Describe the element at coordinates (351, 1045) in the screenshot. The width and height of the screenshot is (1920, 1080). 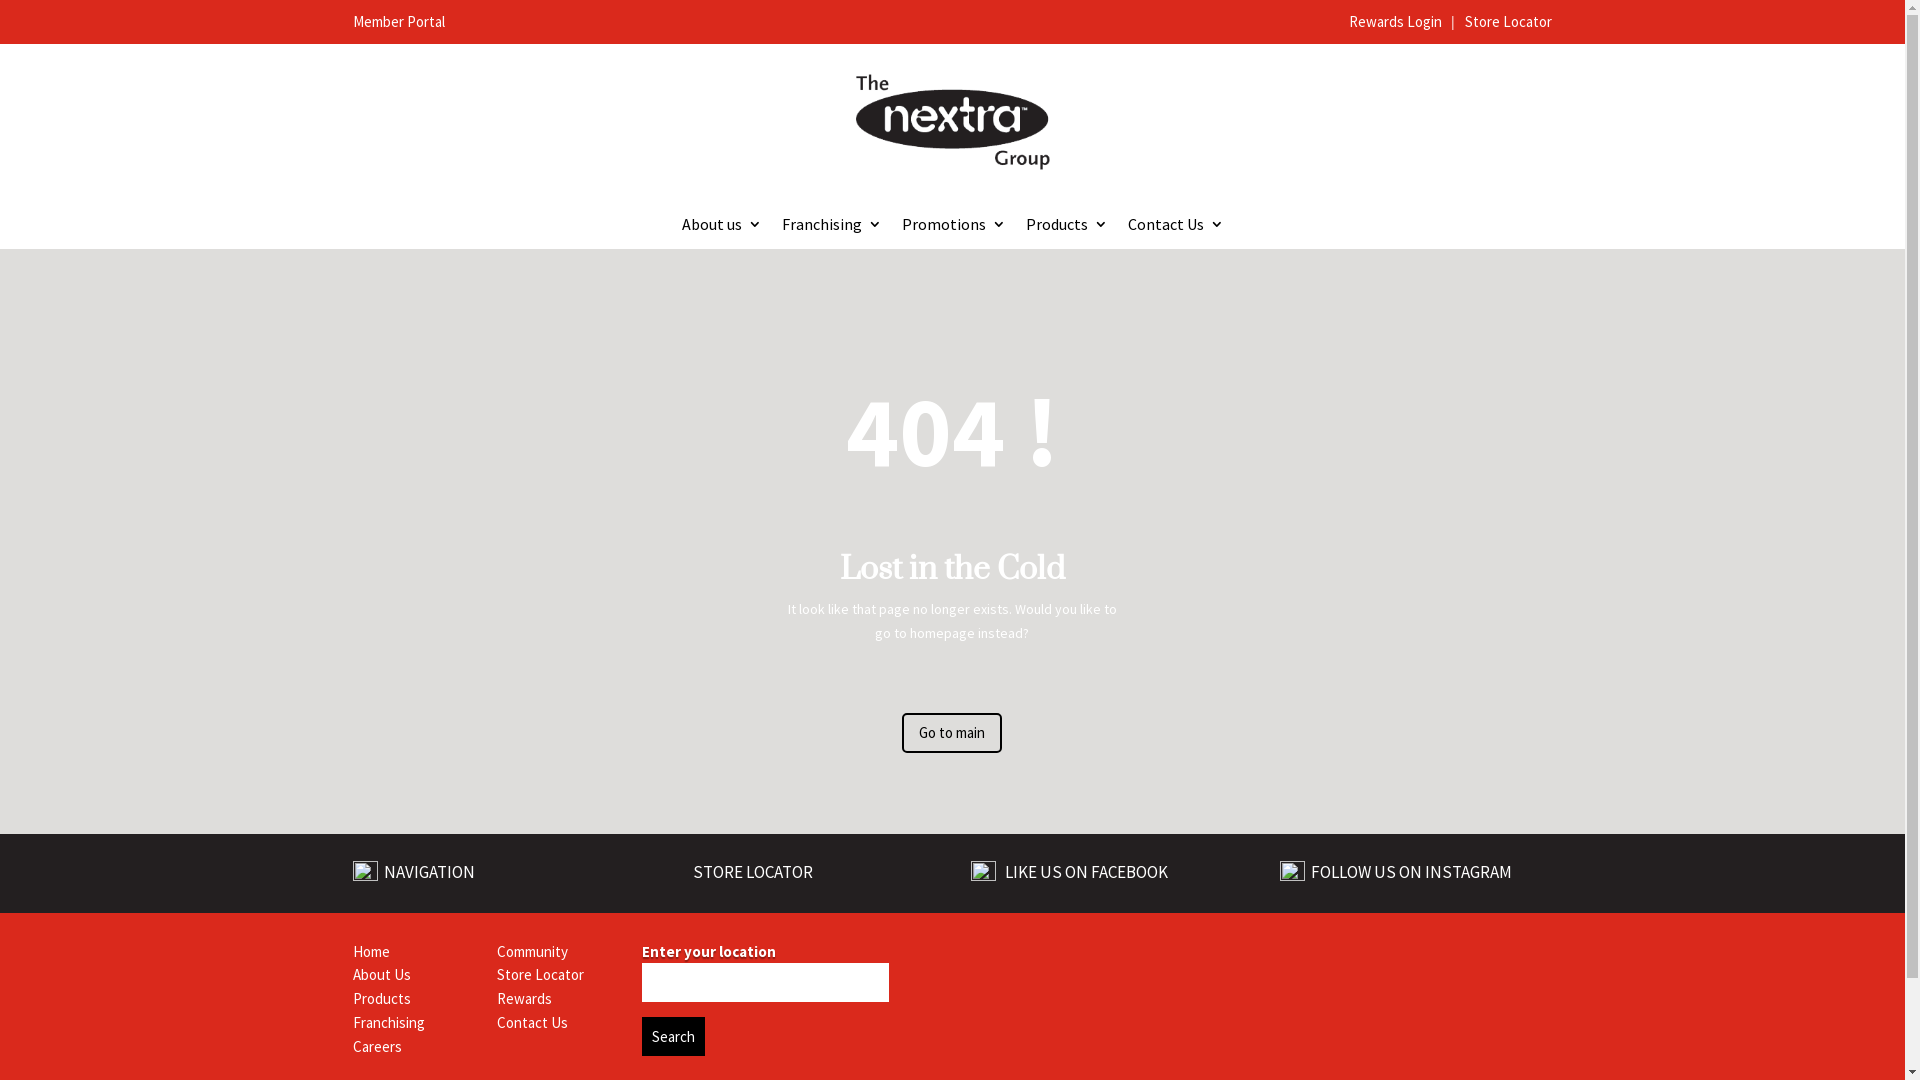
I see `'Careers'` at that location.